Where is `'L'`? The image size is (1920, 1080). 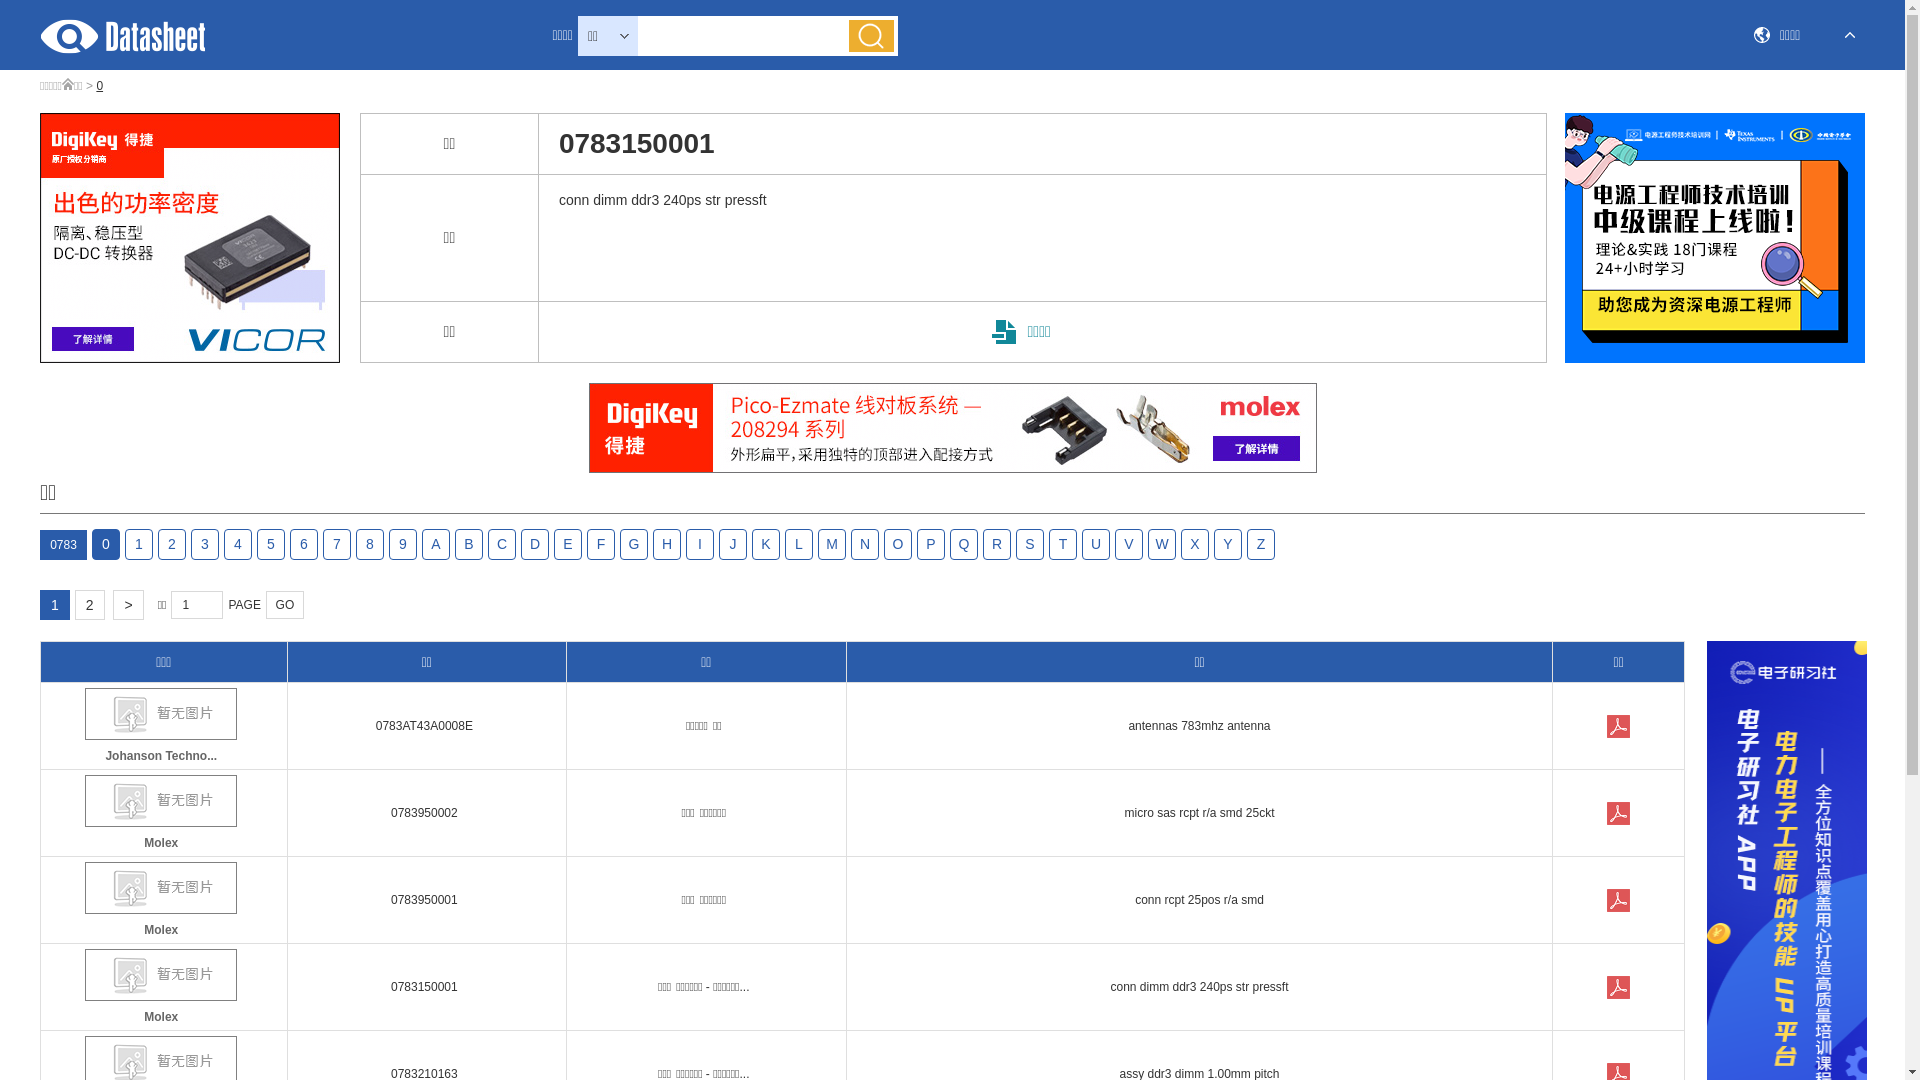 'L' is located at coordinates (797, 544).